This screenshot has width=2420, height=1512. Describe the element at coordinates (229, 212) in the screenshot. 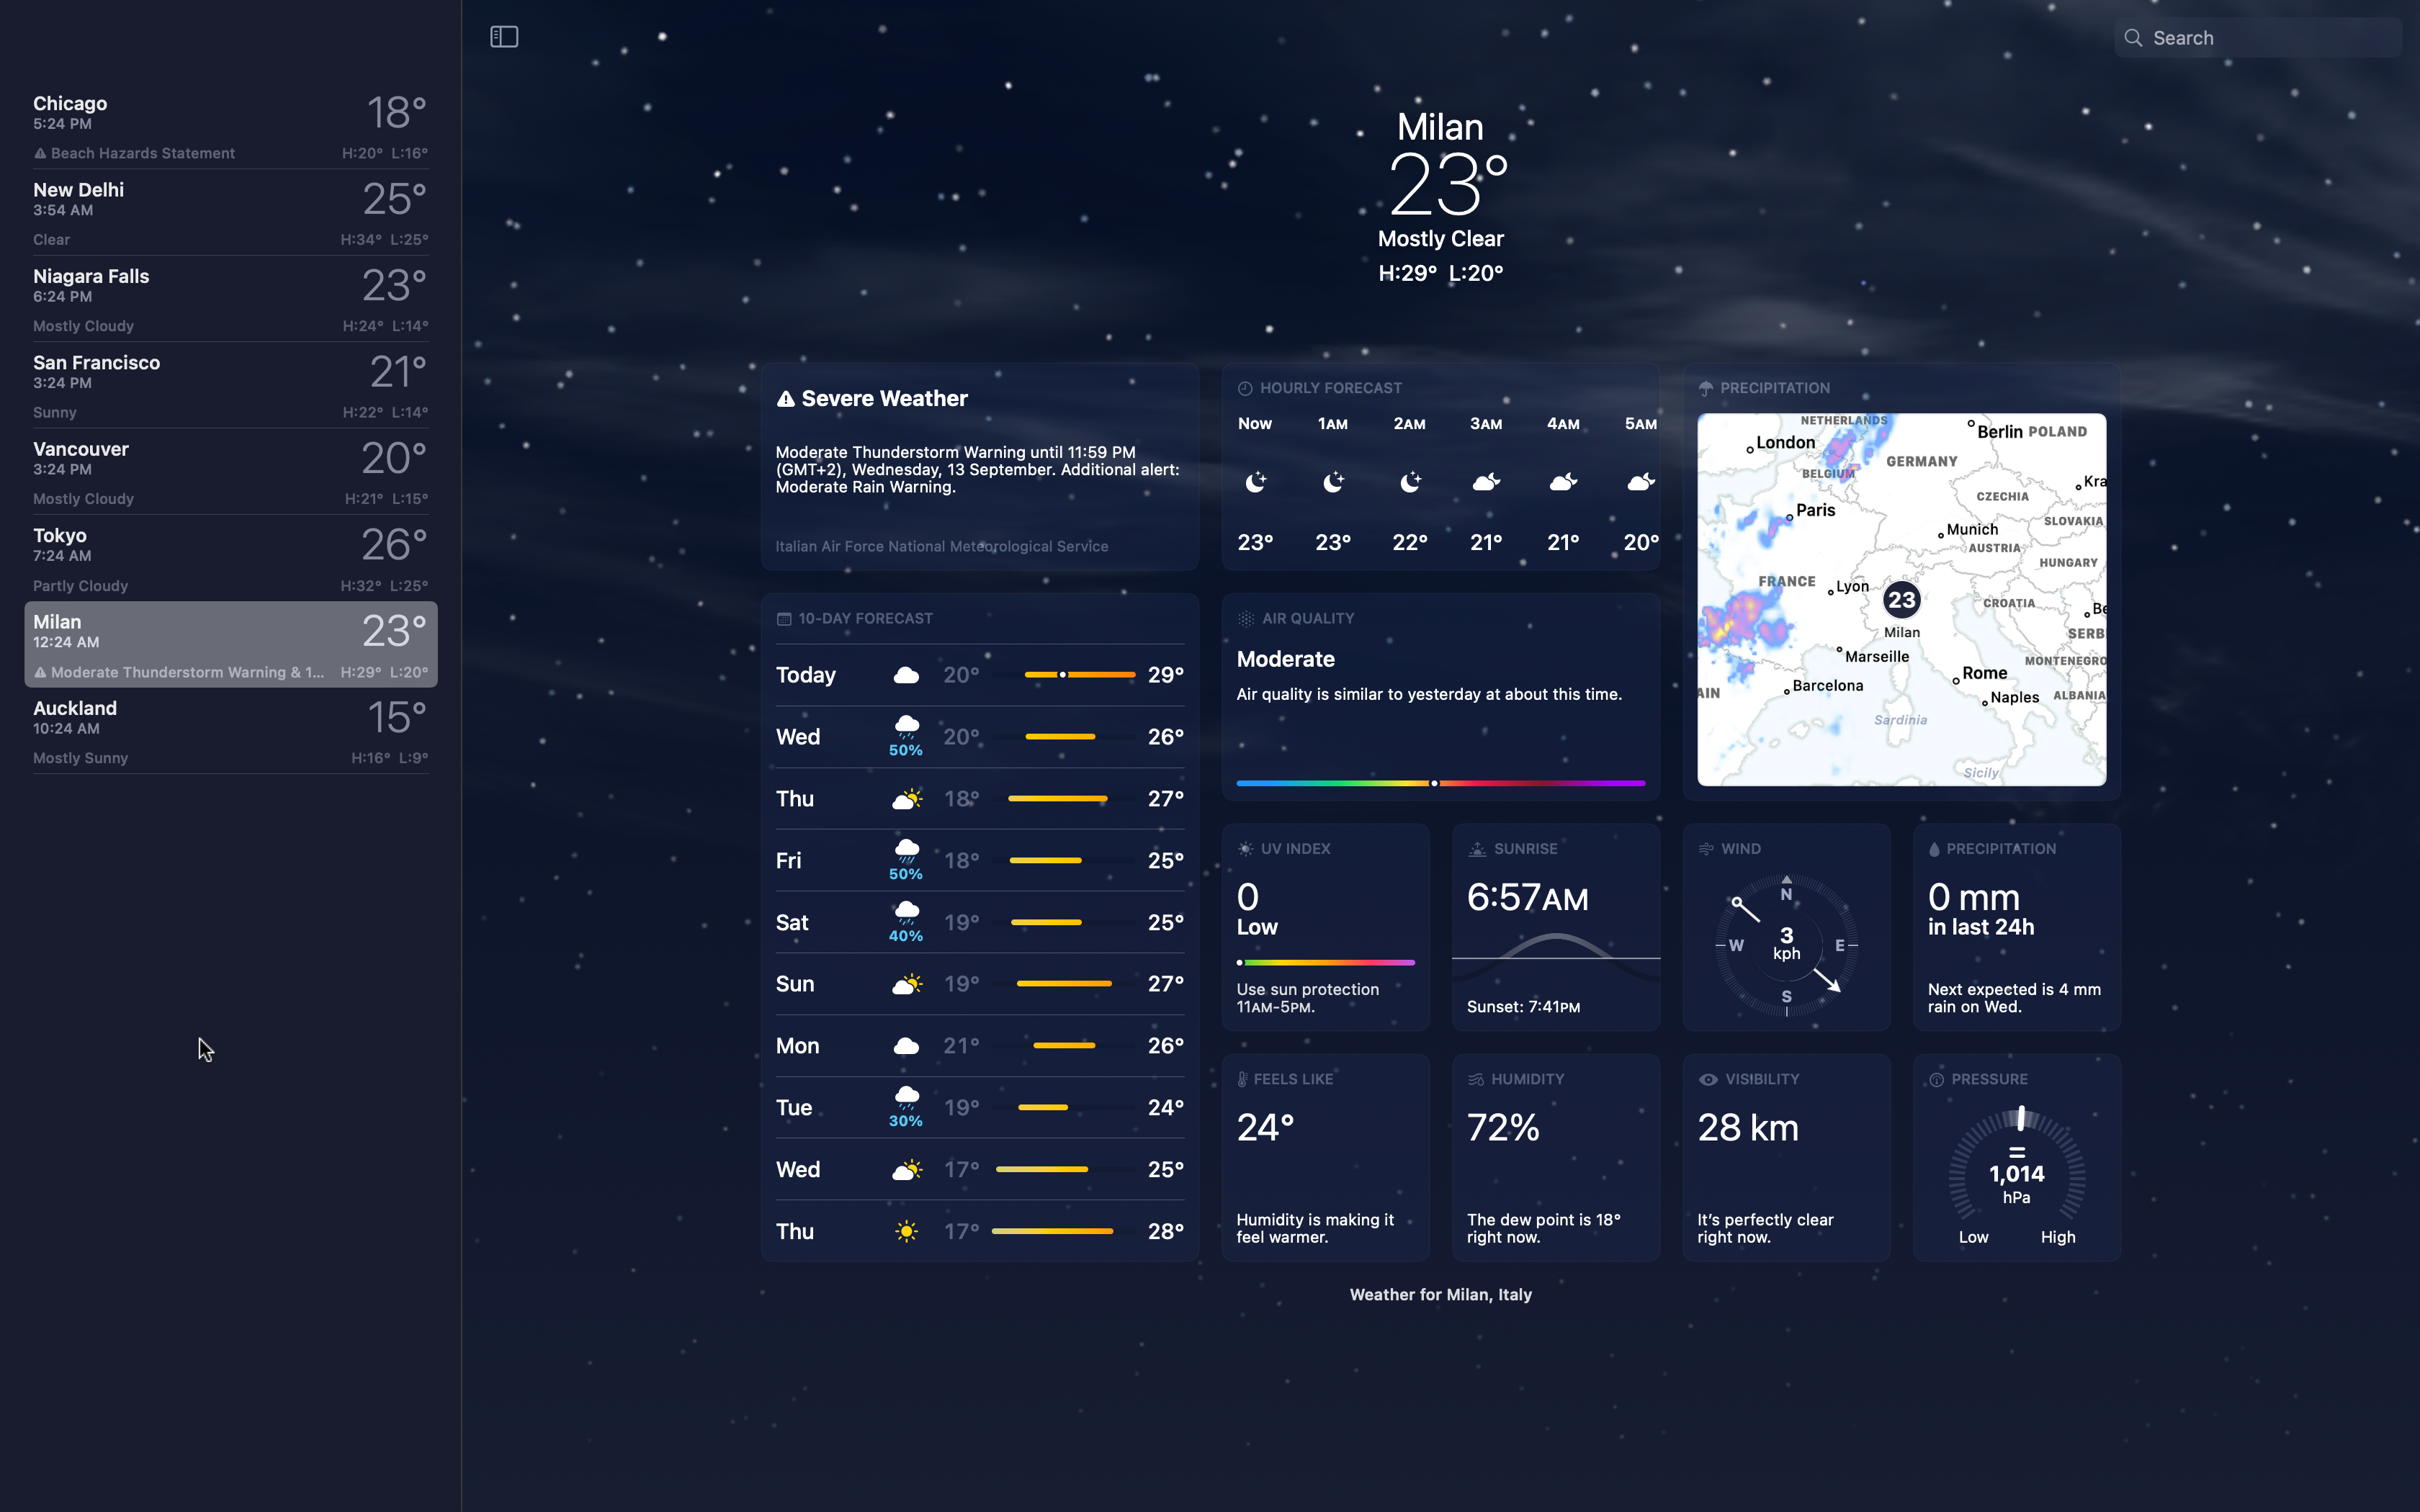

I see `Look up weather conditions in New Delhi` at that location.